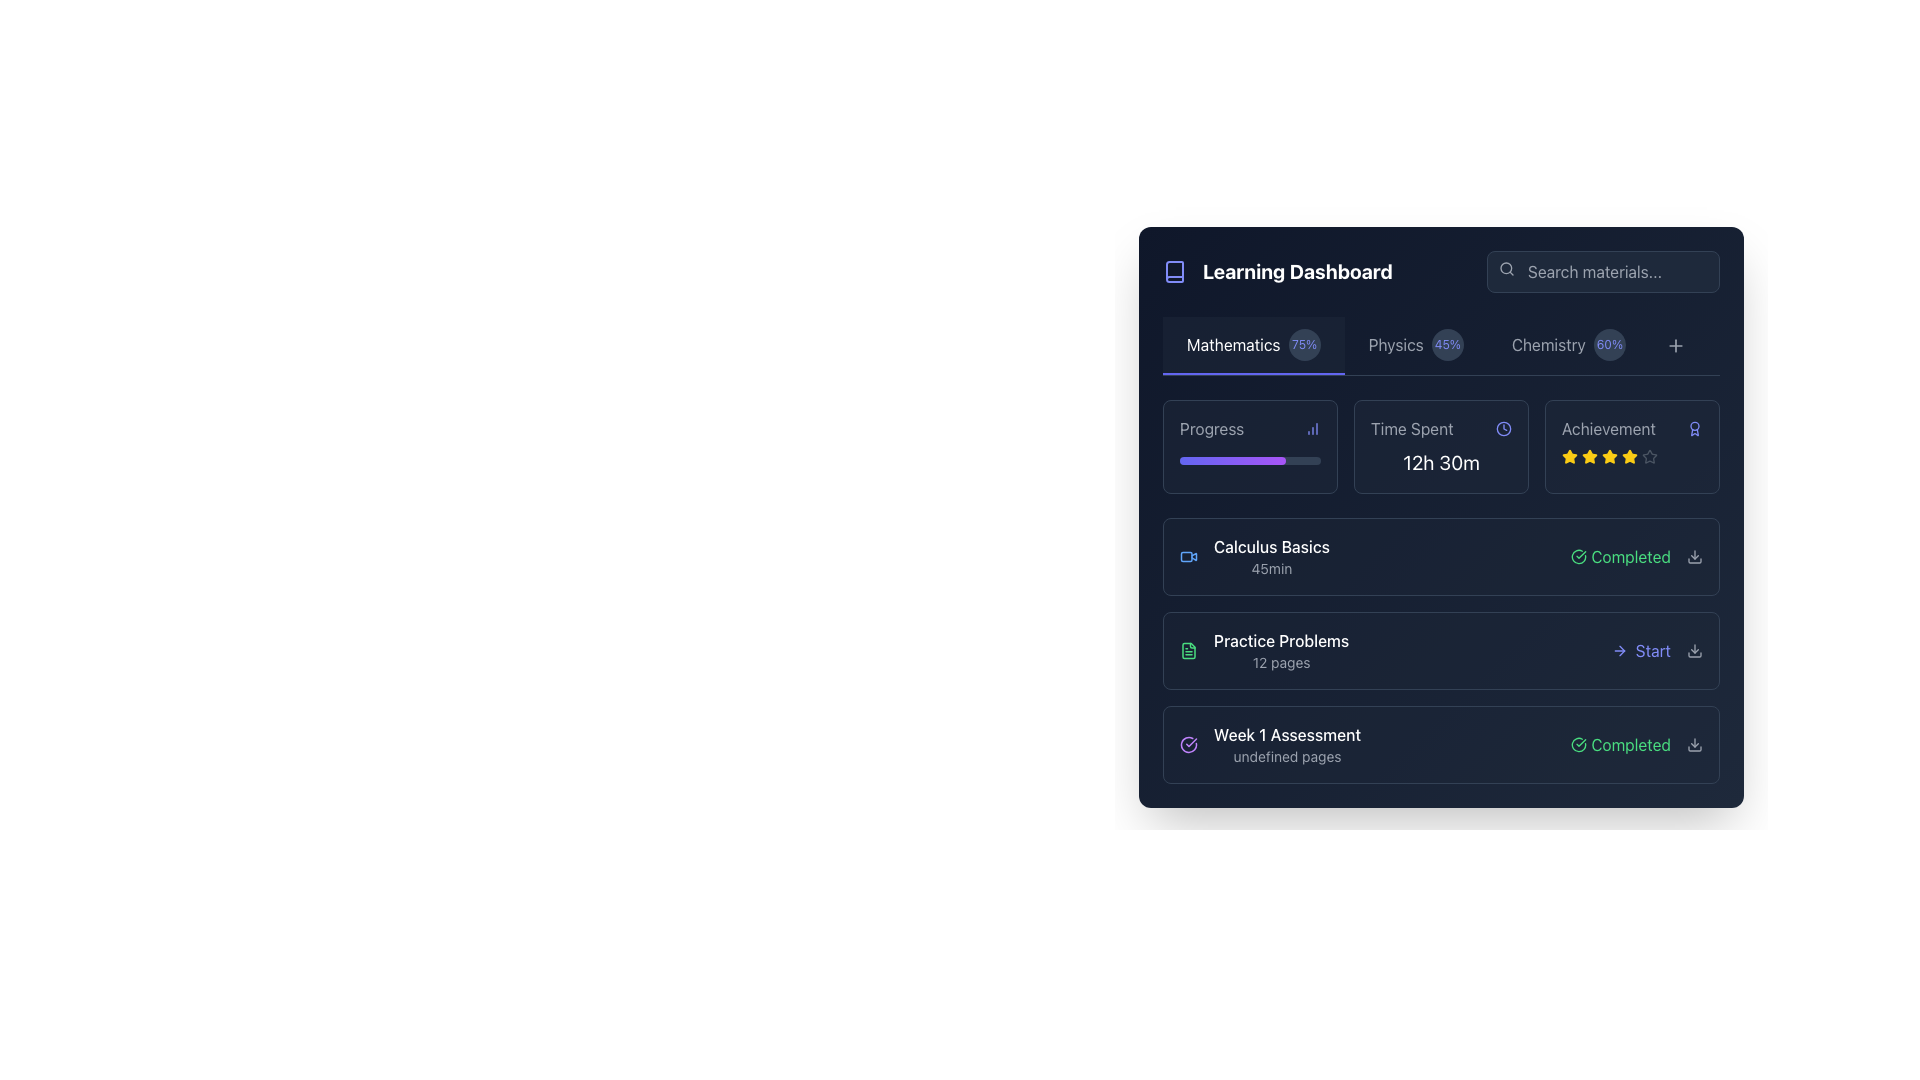  I want to click on the Icon representing the file or document associated with the 'Practice Problems' entry, located to the left of the text 'Practice Problems' and '12 pages', so click(1189, 651).